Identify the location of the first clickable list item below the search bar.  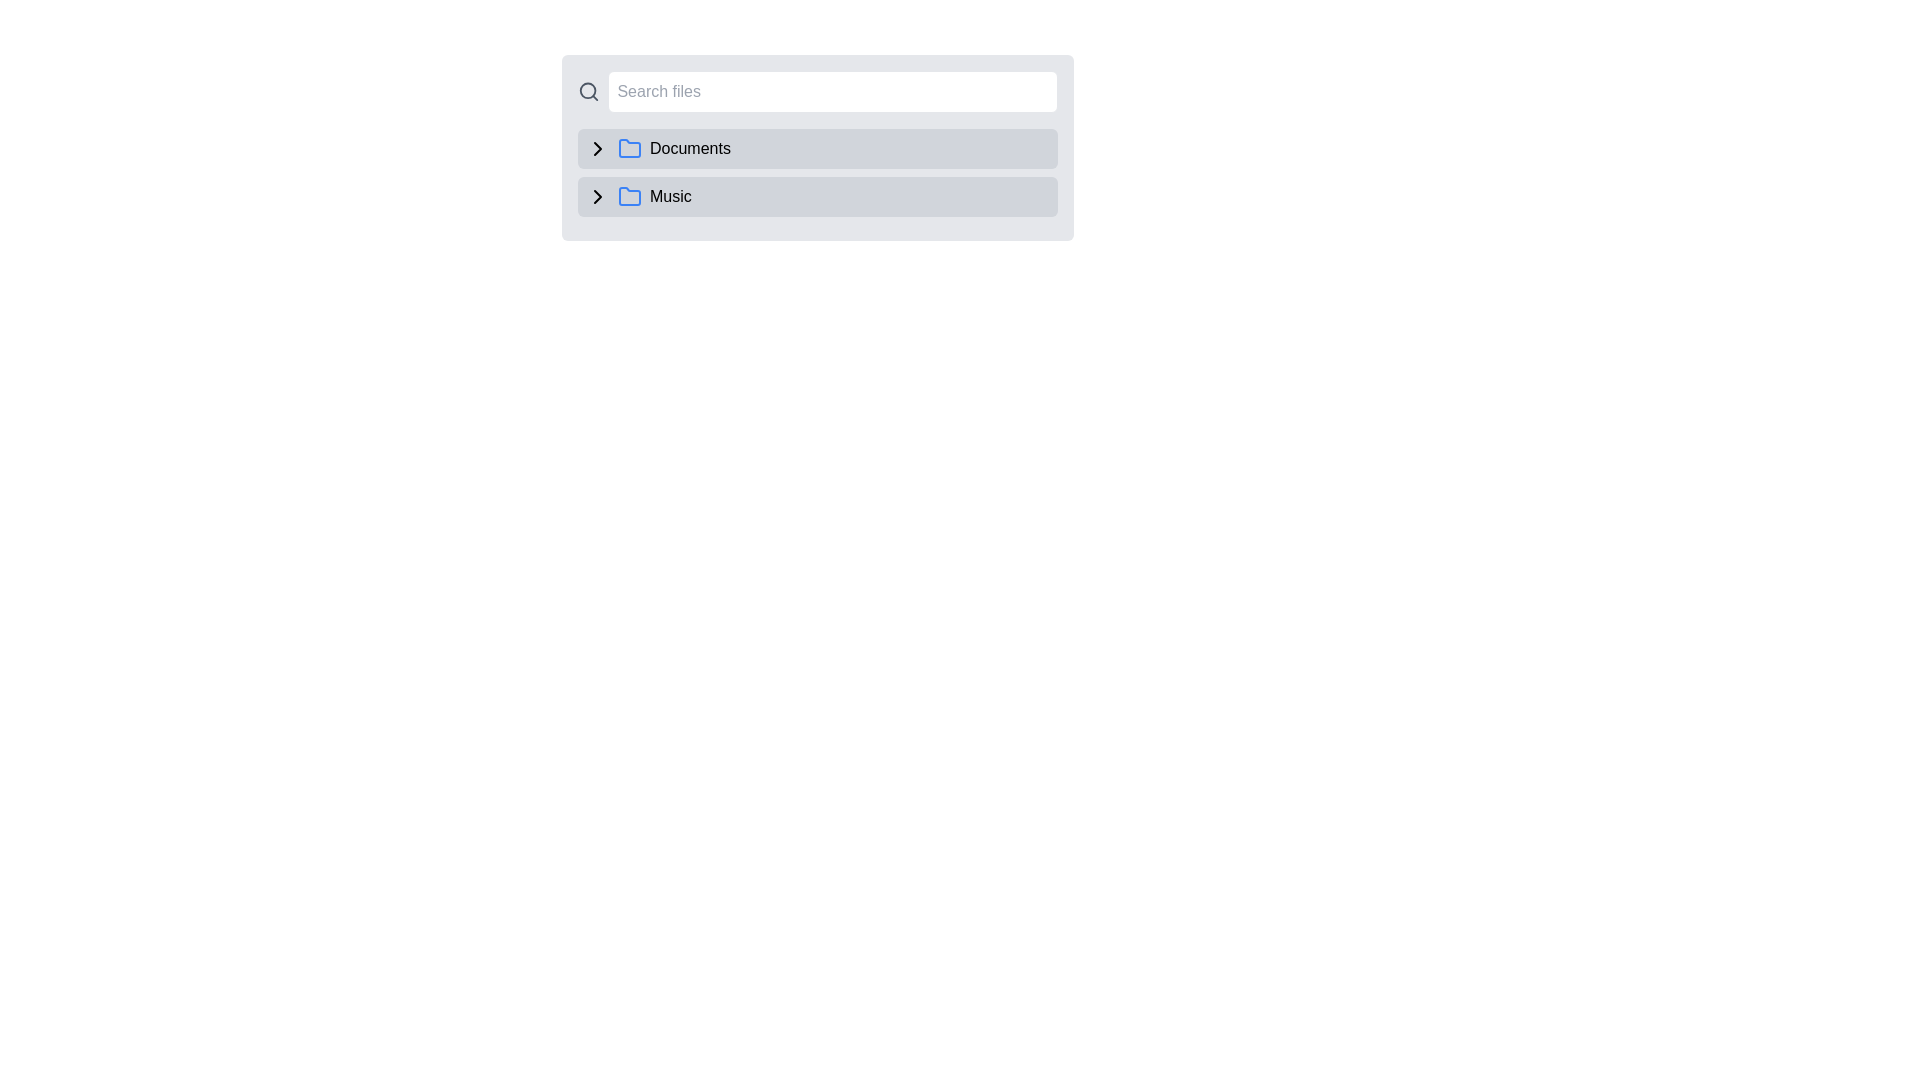
(817, 146).